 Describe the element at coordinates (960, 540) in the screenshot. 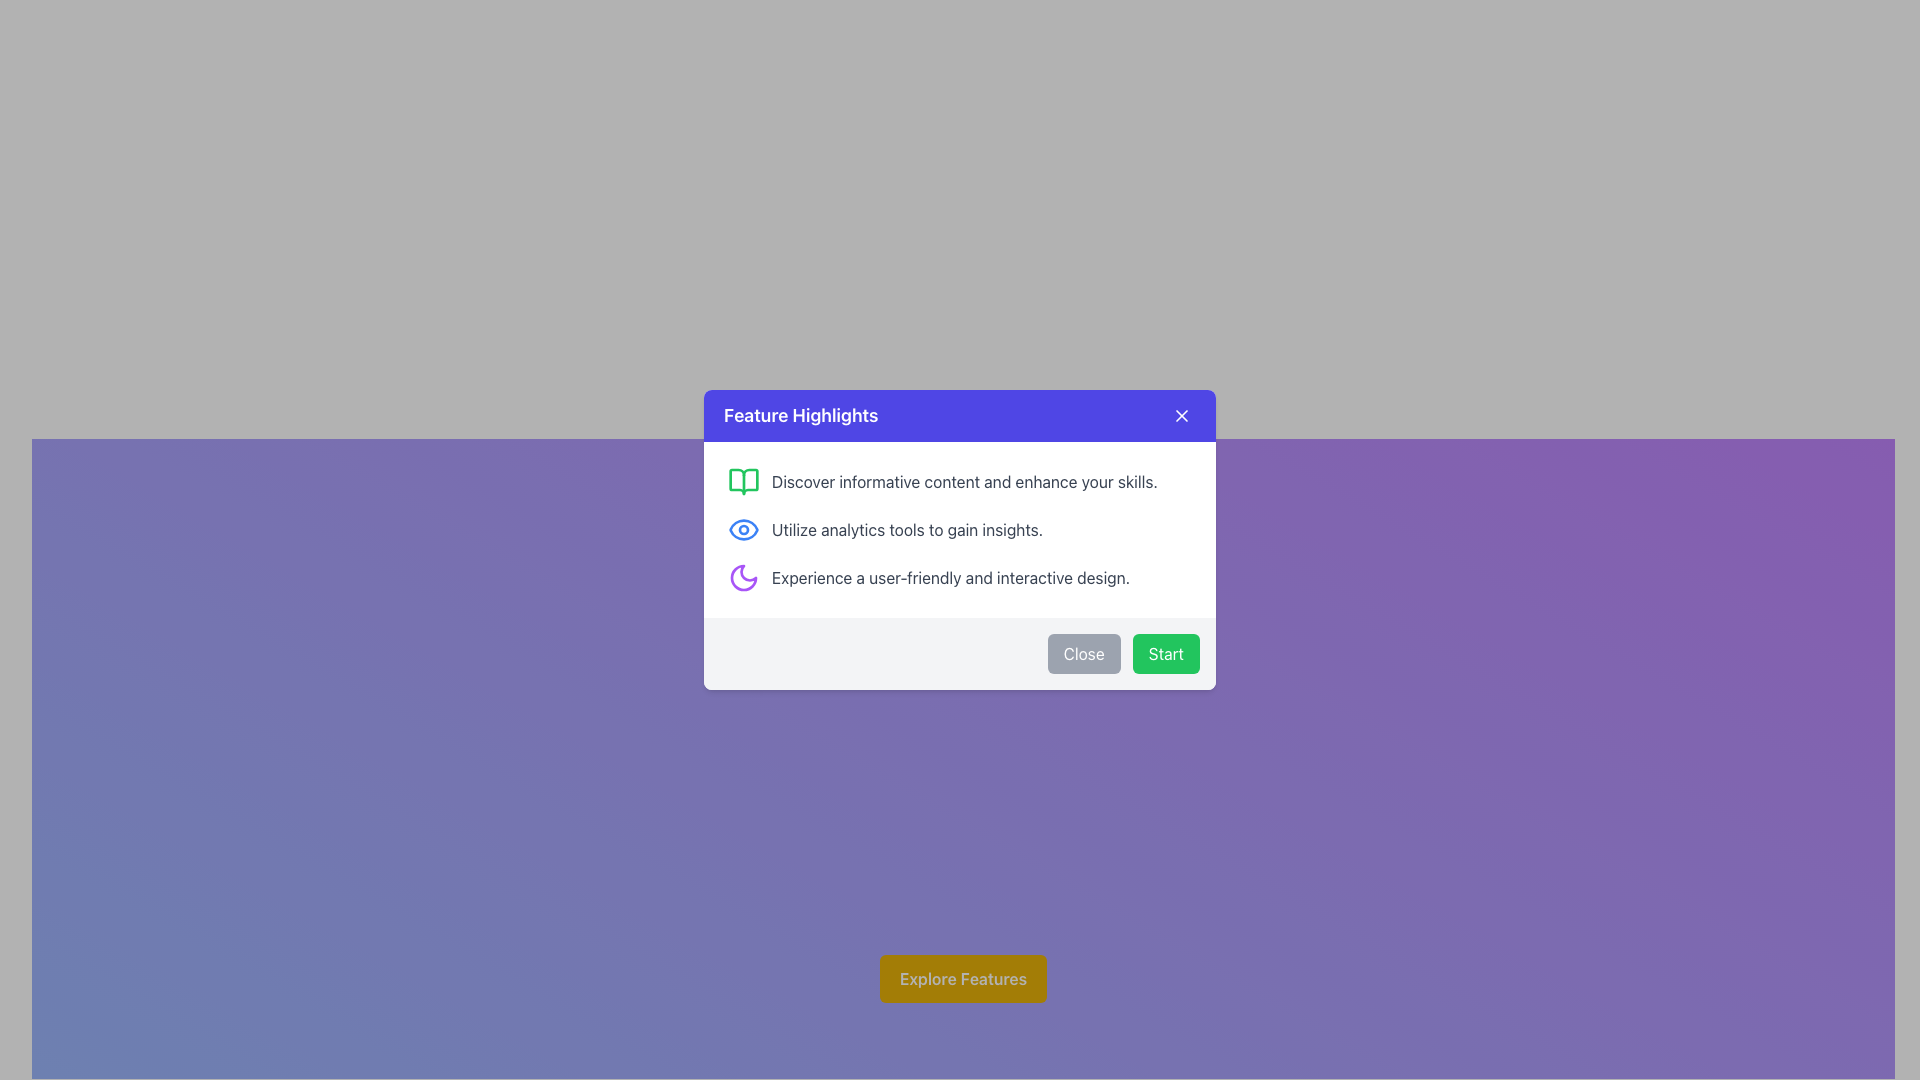

I see `information displayed in the informational modal dialog, which includes highlights or features for the user` at that location.